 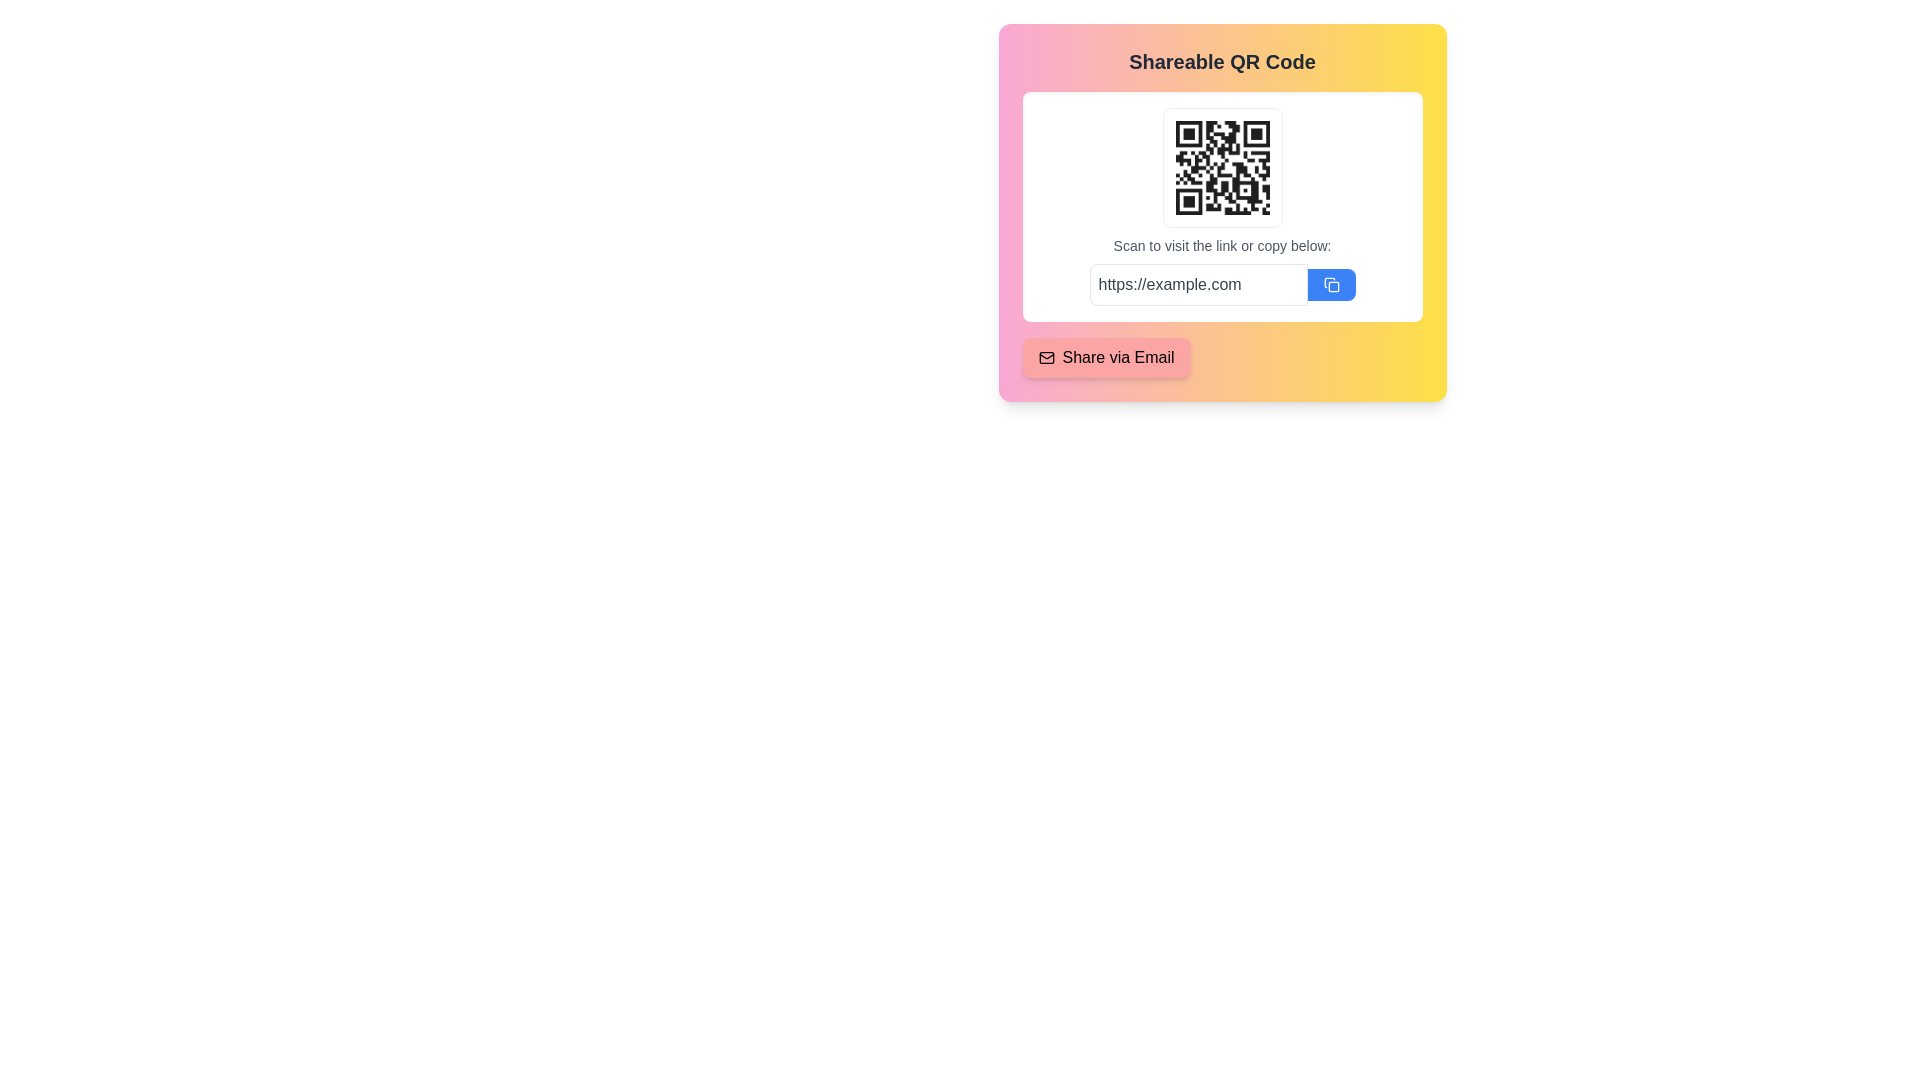 What do you see at coordinates (1221, 245) in the screenshot?
I see `the static display text reading 'Scan to visit the link or copy below:' which is styled in gray color and positioned below the QR code and above the URL input field` at bounding box center [1221, 245].